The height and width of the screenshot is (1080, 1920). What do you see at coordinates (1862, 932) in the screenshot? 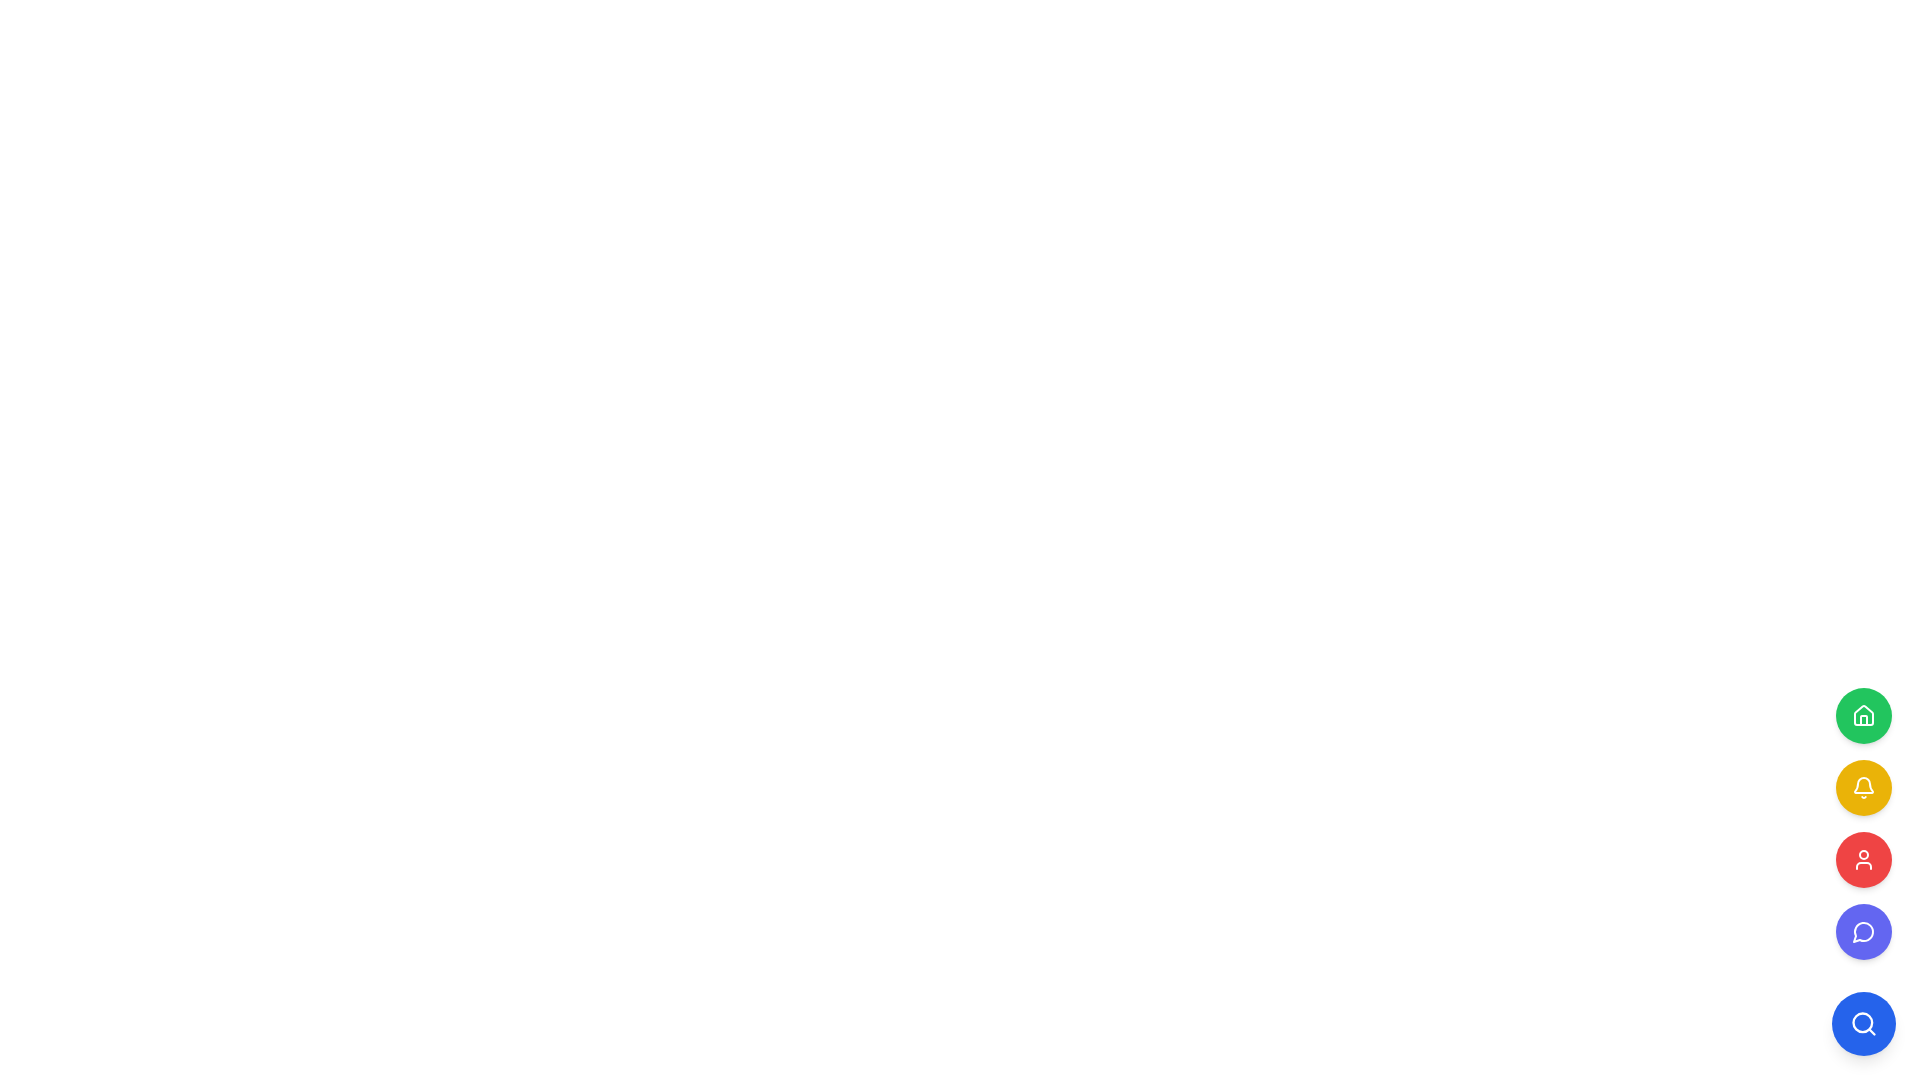
I see `the messaging icon button located fourth from the top in a vertical stack of five circular icons, aligned along the right edge of the interface` at bounding box center [1862, 932].